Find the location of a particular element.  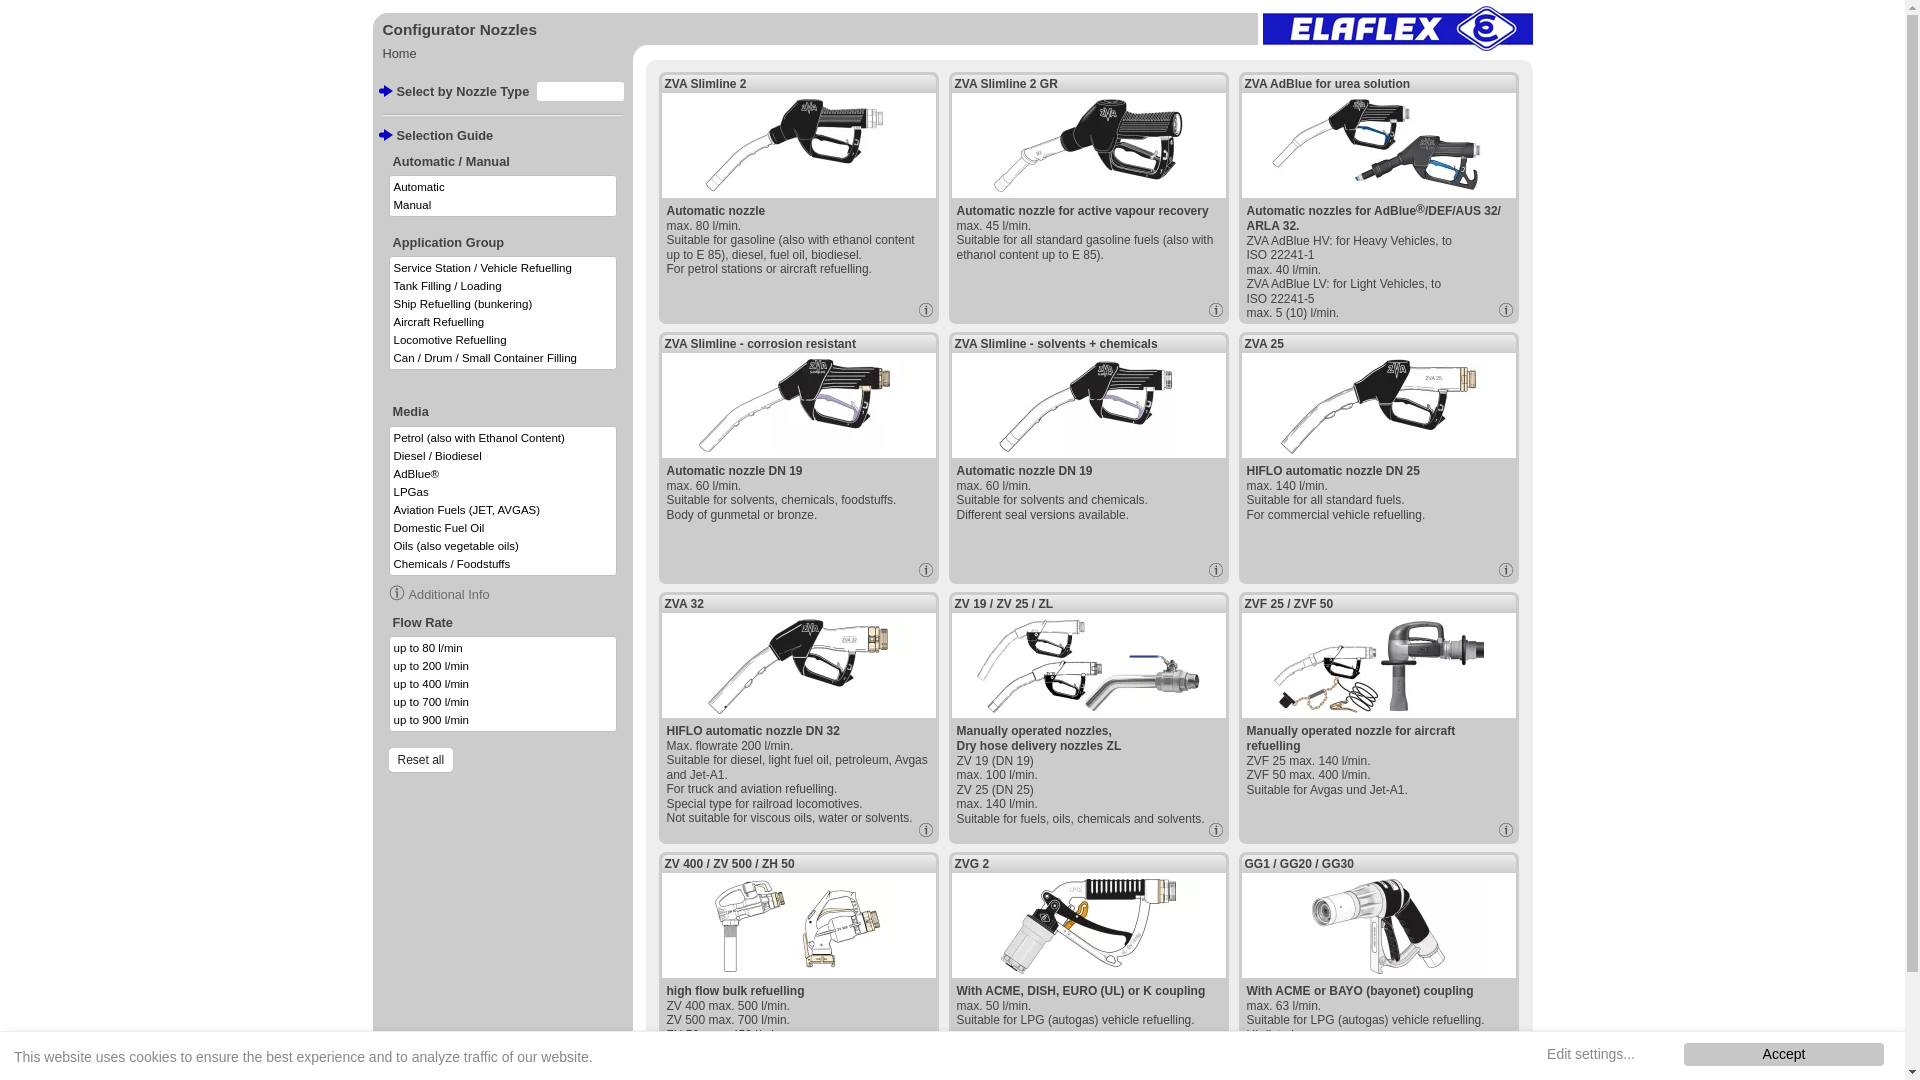

'Manual' is located at coordinates (389, 204).